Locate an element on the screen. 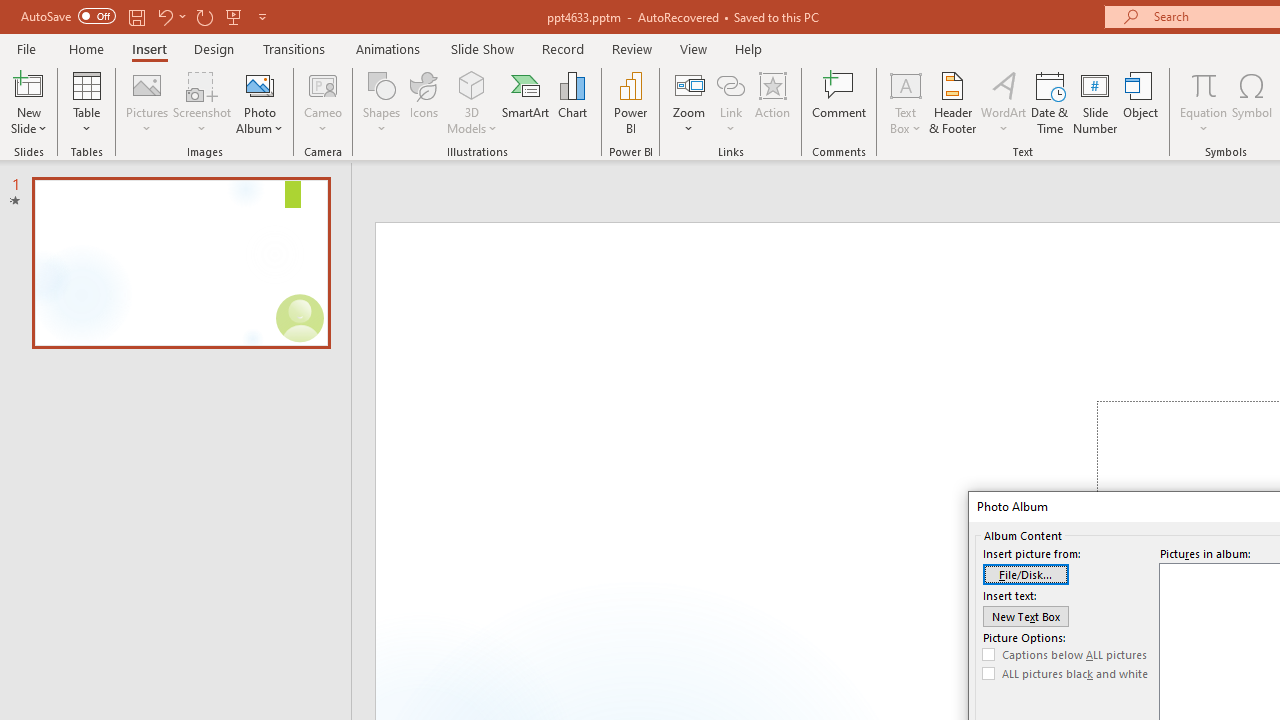 This screenshot has width=1280, height=720. 'Equation' is located at coordinates (1202, 84).